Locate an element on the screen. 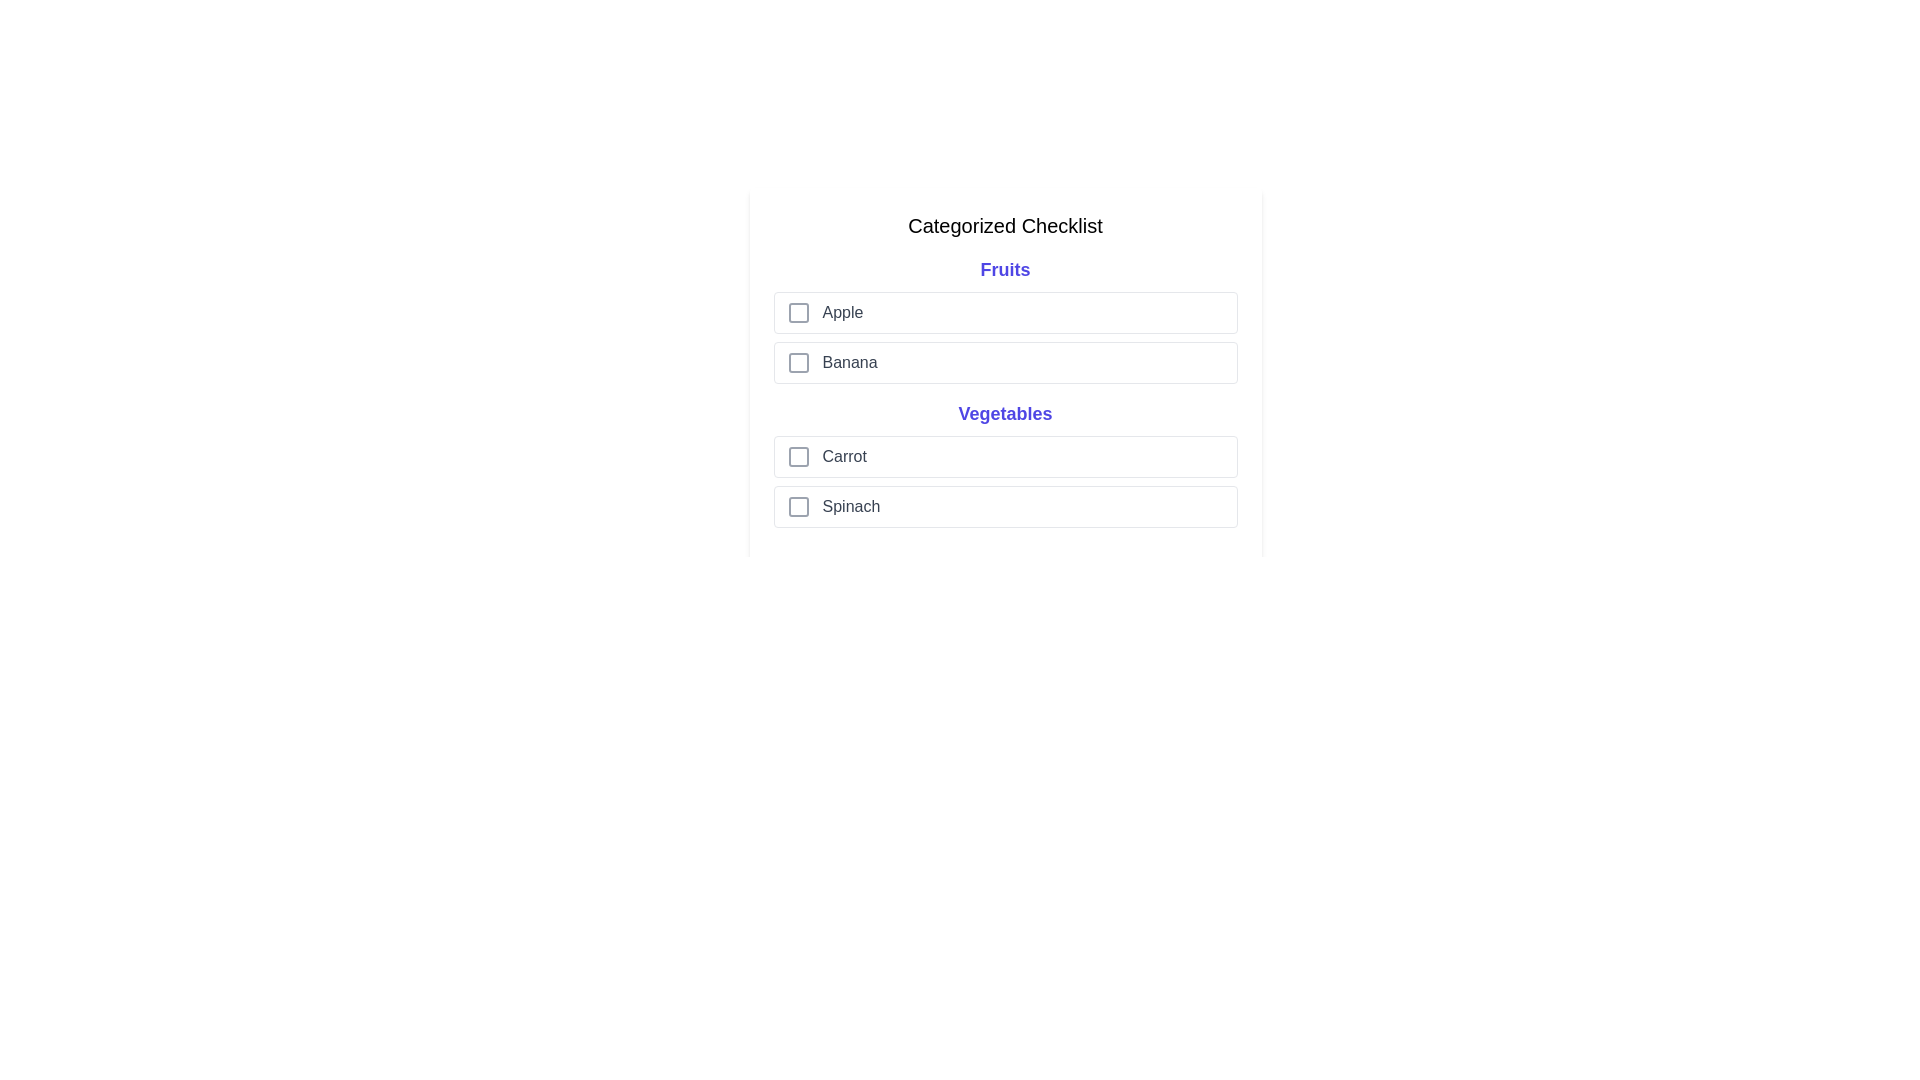 This screenshot has width=1920, height=1080. the checkbox for the item labeled 'Apple' to check or uncheck it is located at coordinates (797, 312).